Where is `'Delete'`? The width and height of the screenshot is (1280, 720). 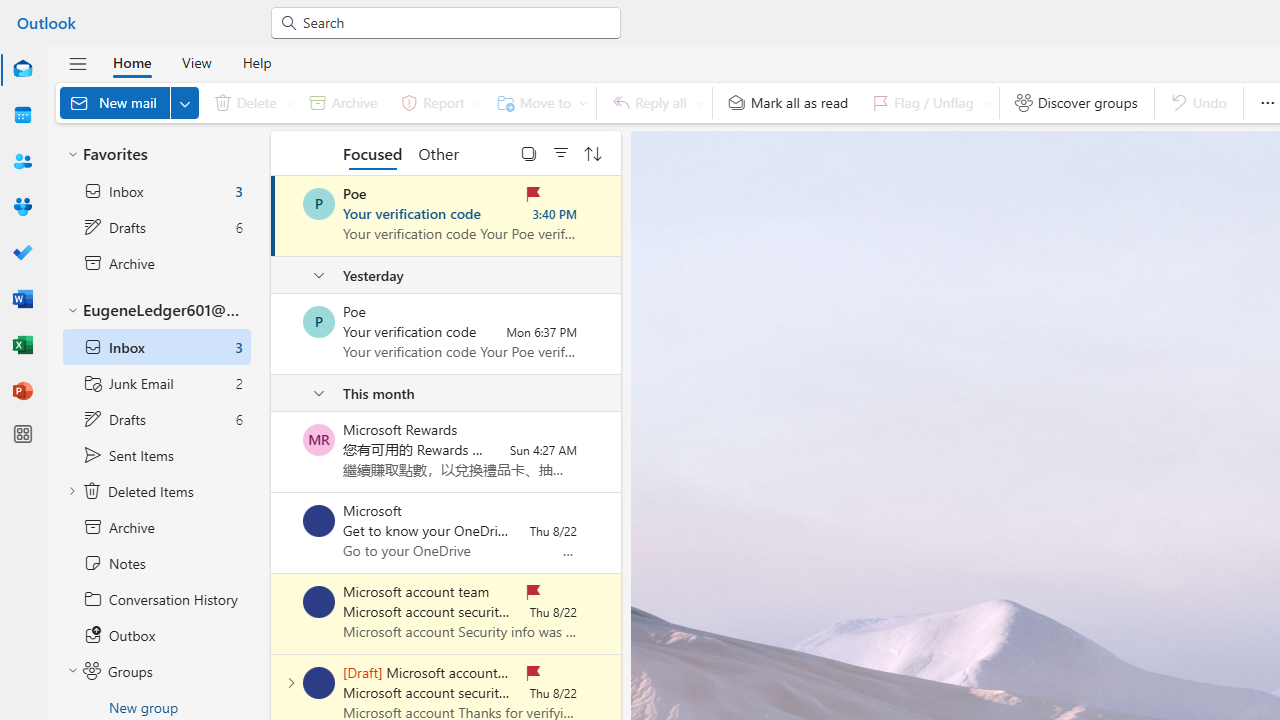 'Delete' is located at coordinates (249, 102).